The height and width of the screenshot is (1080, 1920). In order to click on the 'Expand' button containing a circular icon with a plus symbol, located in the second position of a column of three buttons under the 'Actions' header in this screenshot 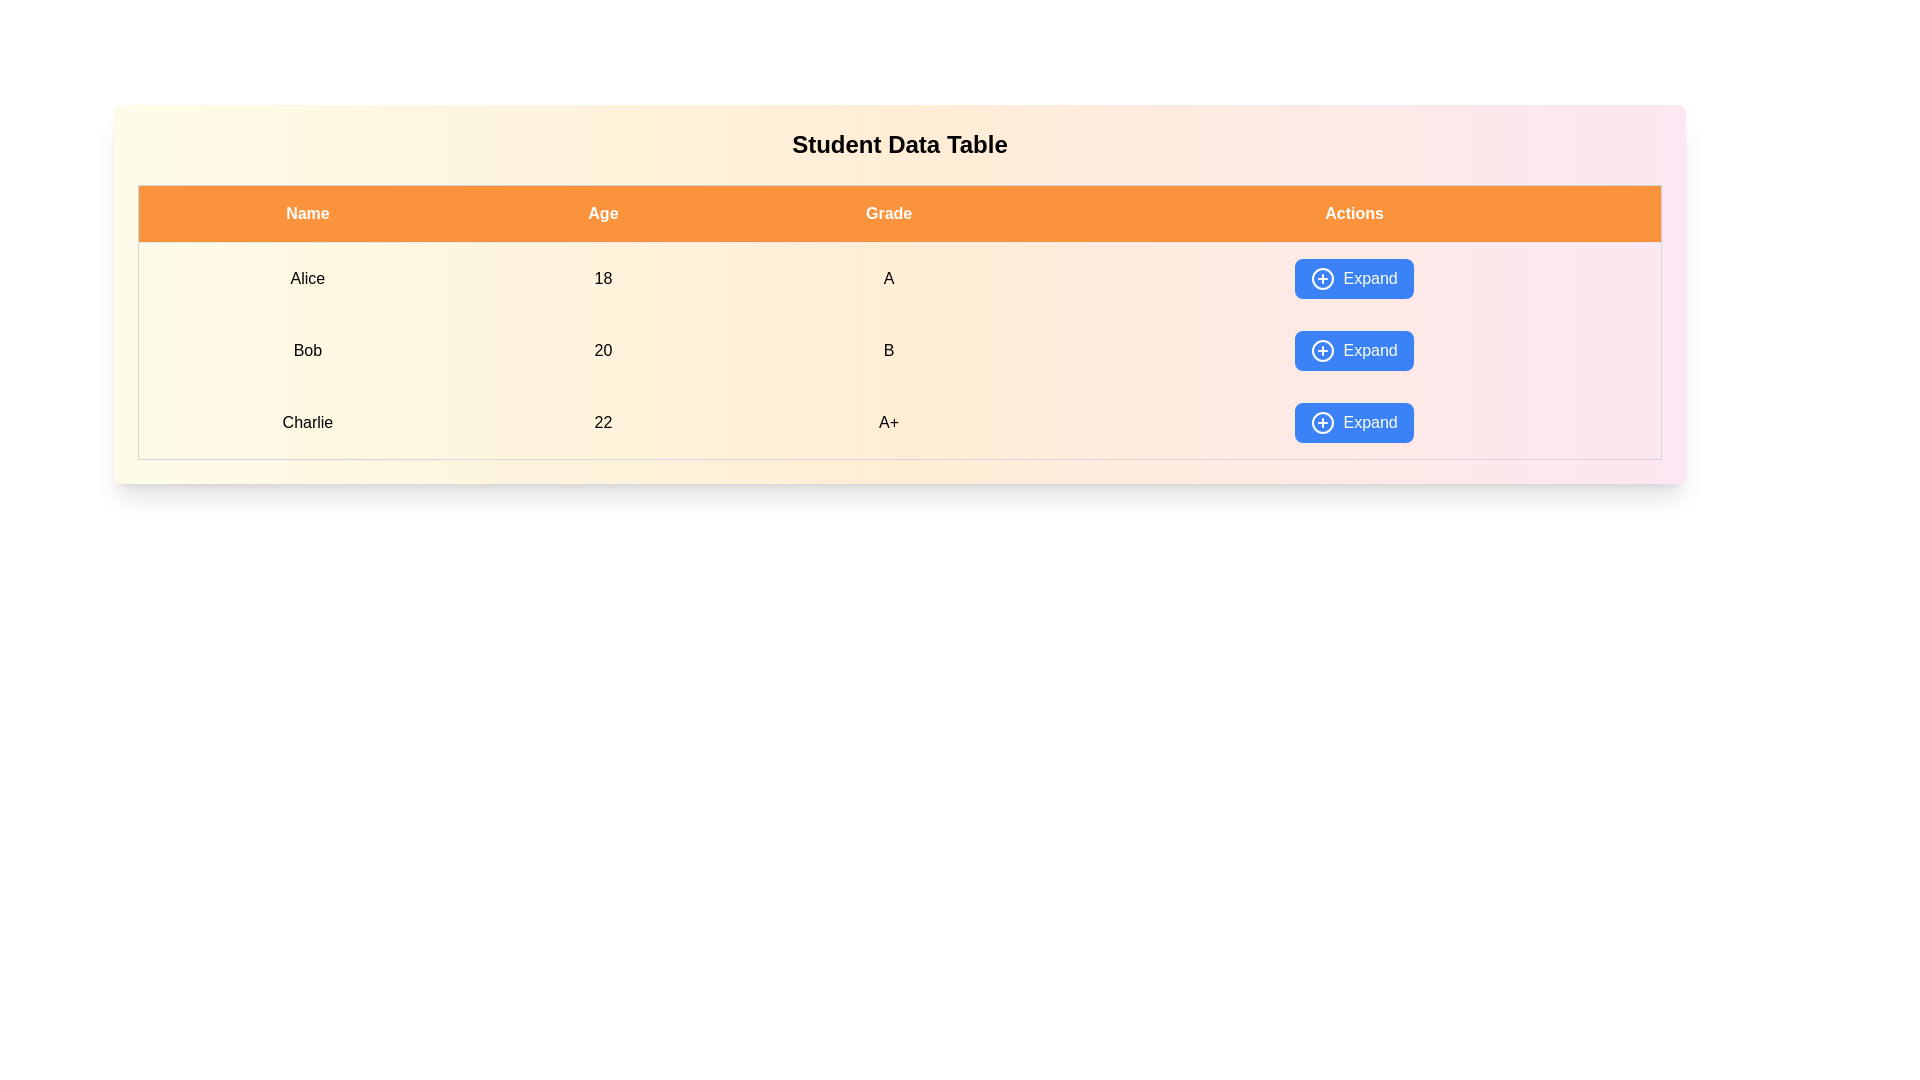, I will do `click(1323, 350)`.